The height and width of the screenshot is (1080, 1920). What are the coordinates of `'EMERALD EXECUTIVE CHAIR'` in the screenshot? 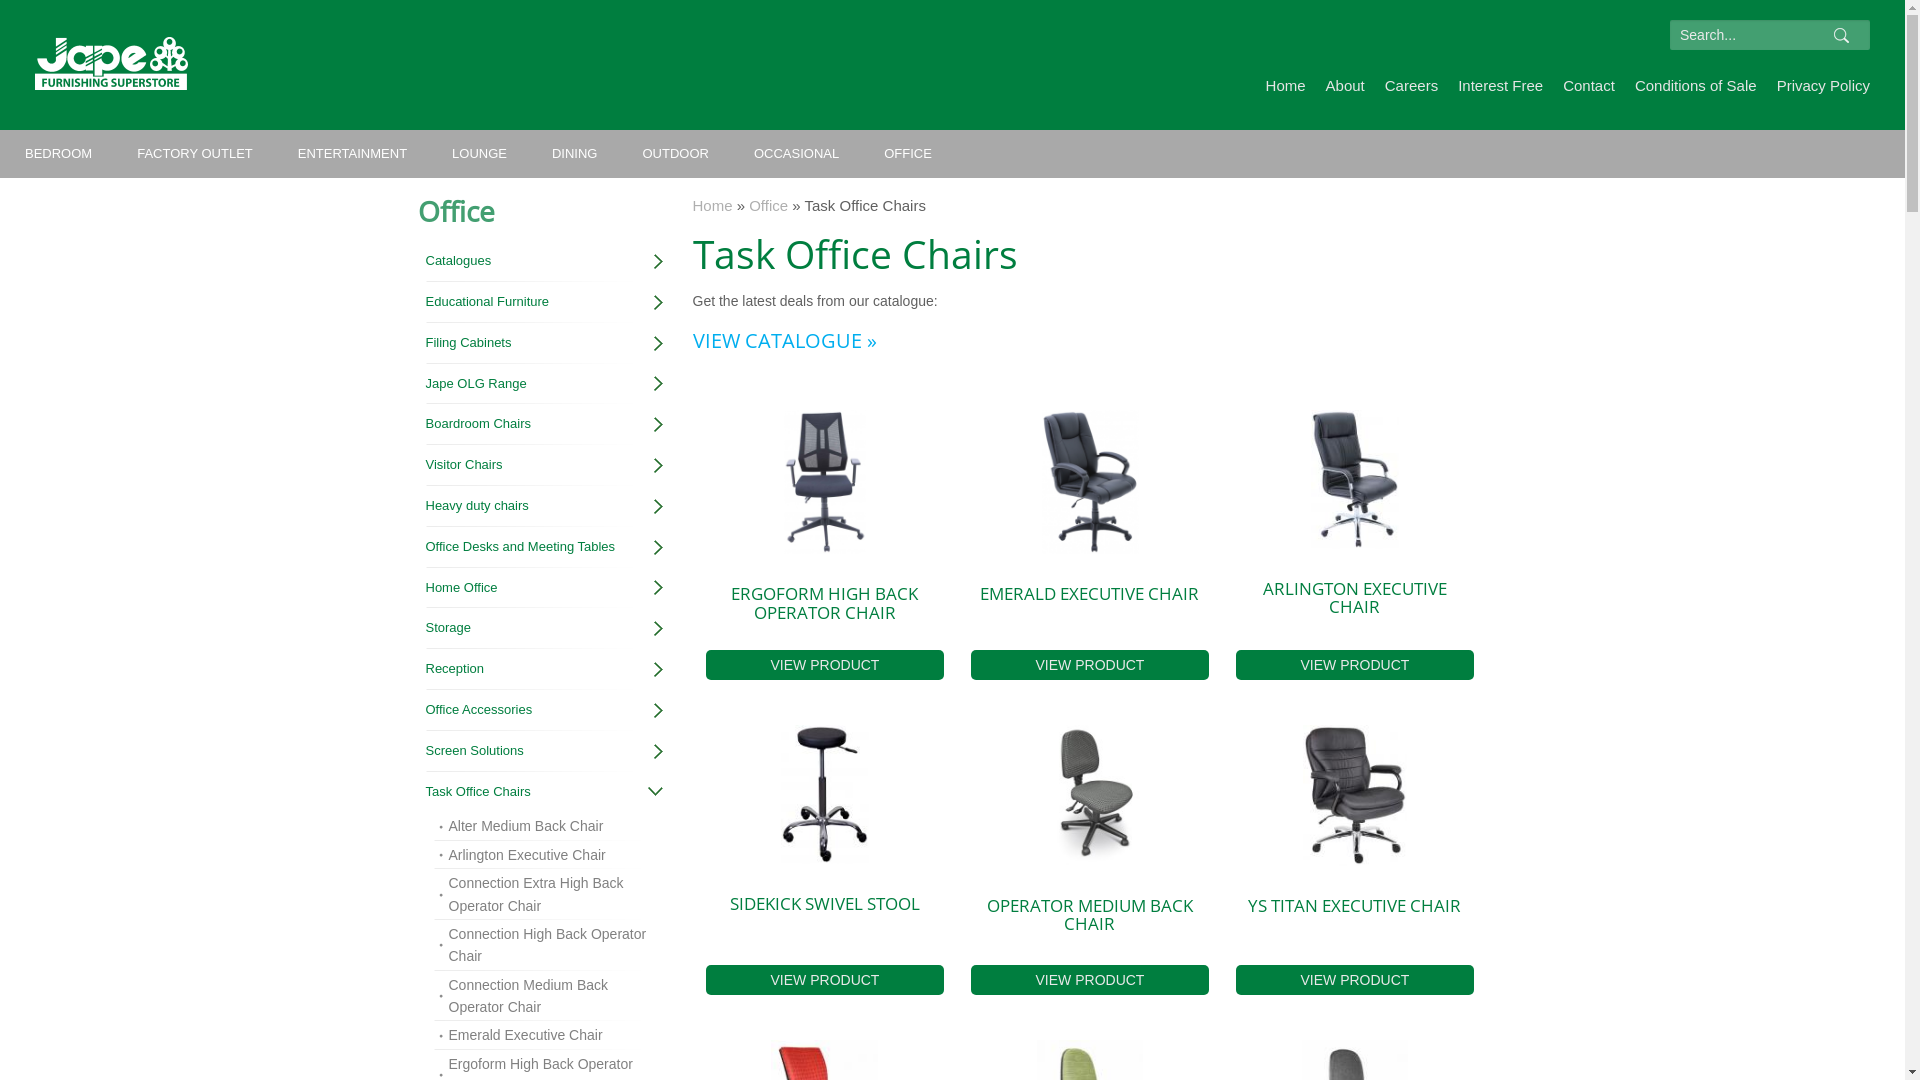 It's located at (1088, 592).